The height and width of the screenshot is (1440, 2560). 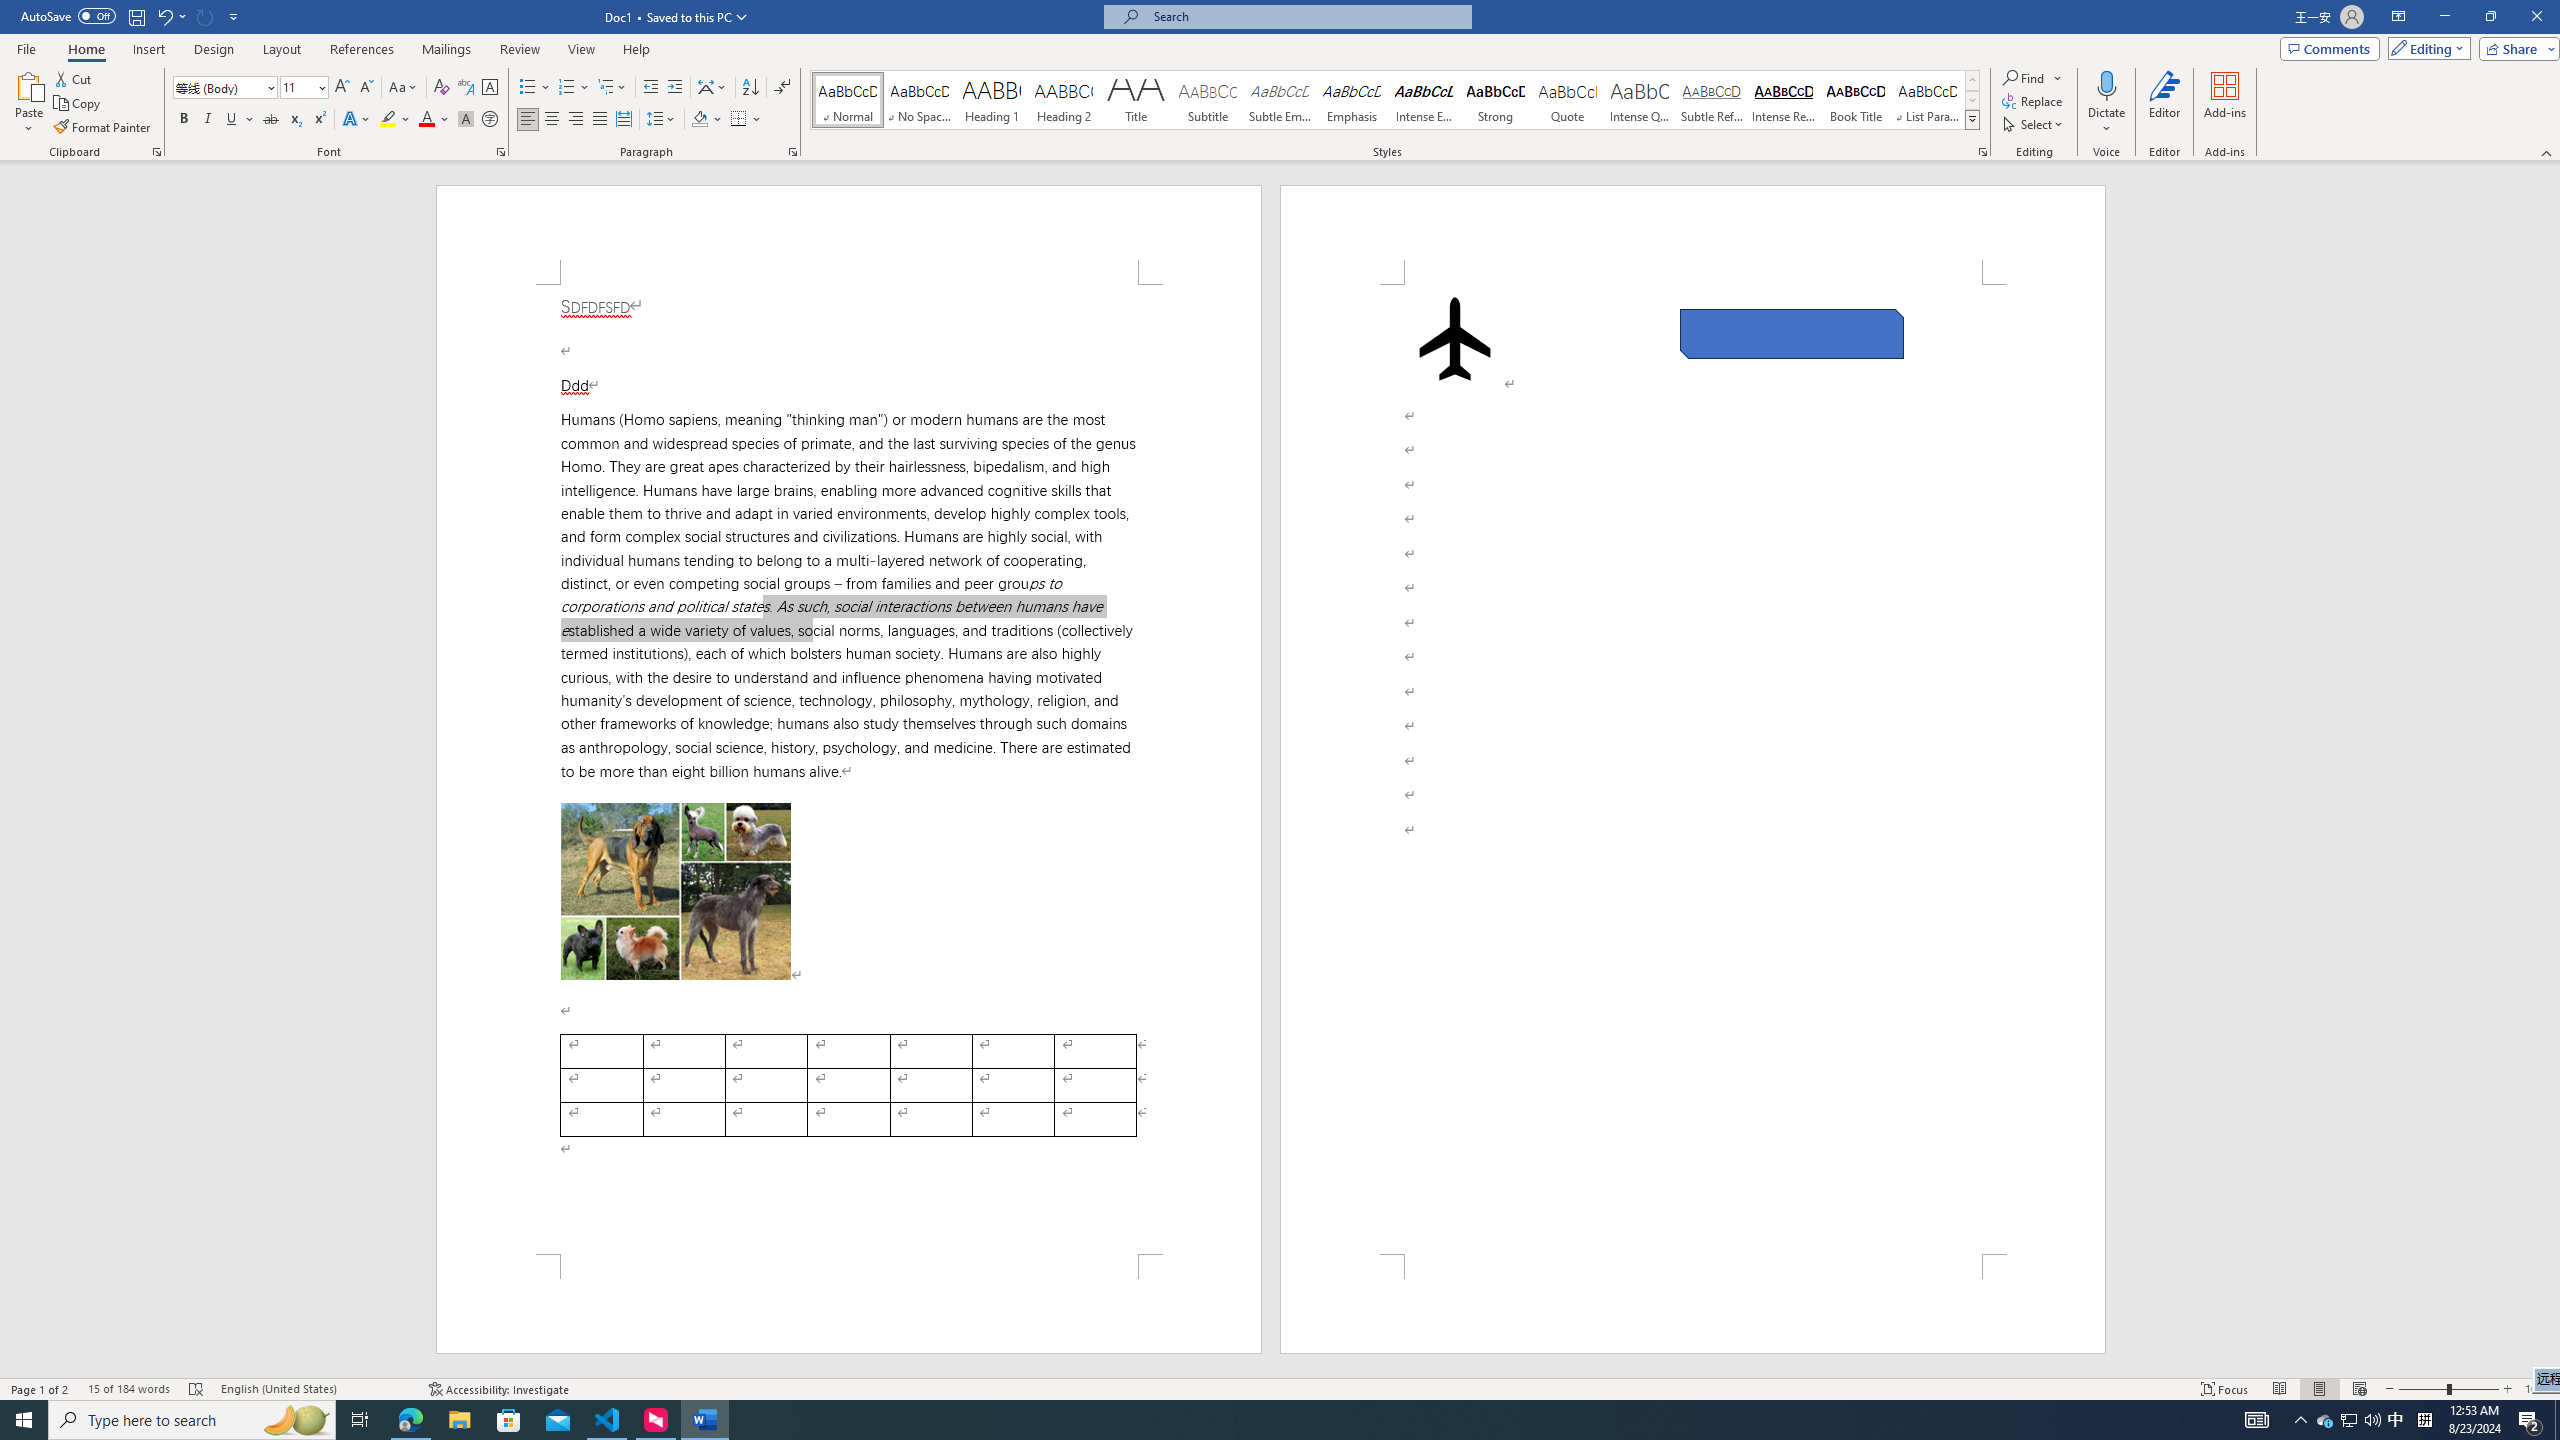 What do you see at coordinates (130, 16) in the screenshot?
I see `'Quick Access Toolbar'` at bounding box center [130, 16].